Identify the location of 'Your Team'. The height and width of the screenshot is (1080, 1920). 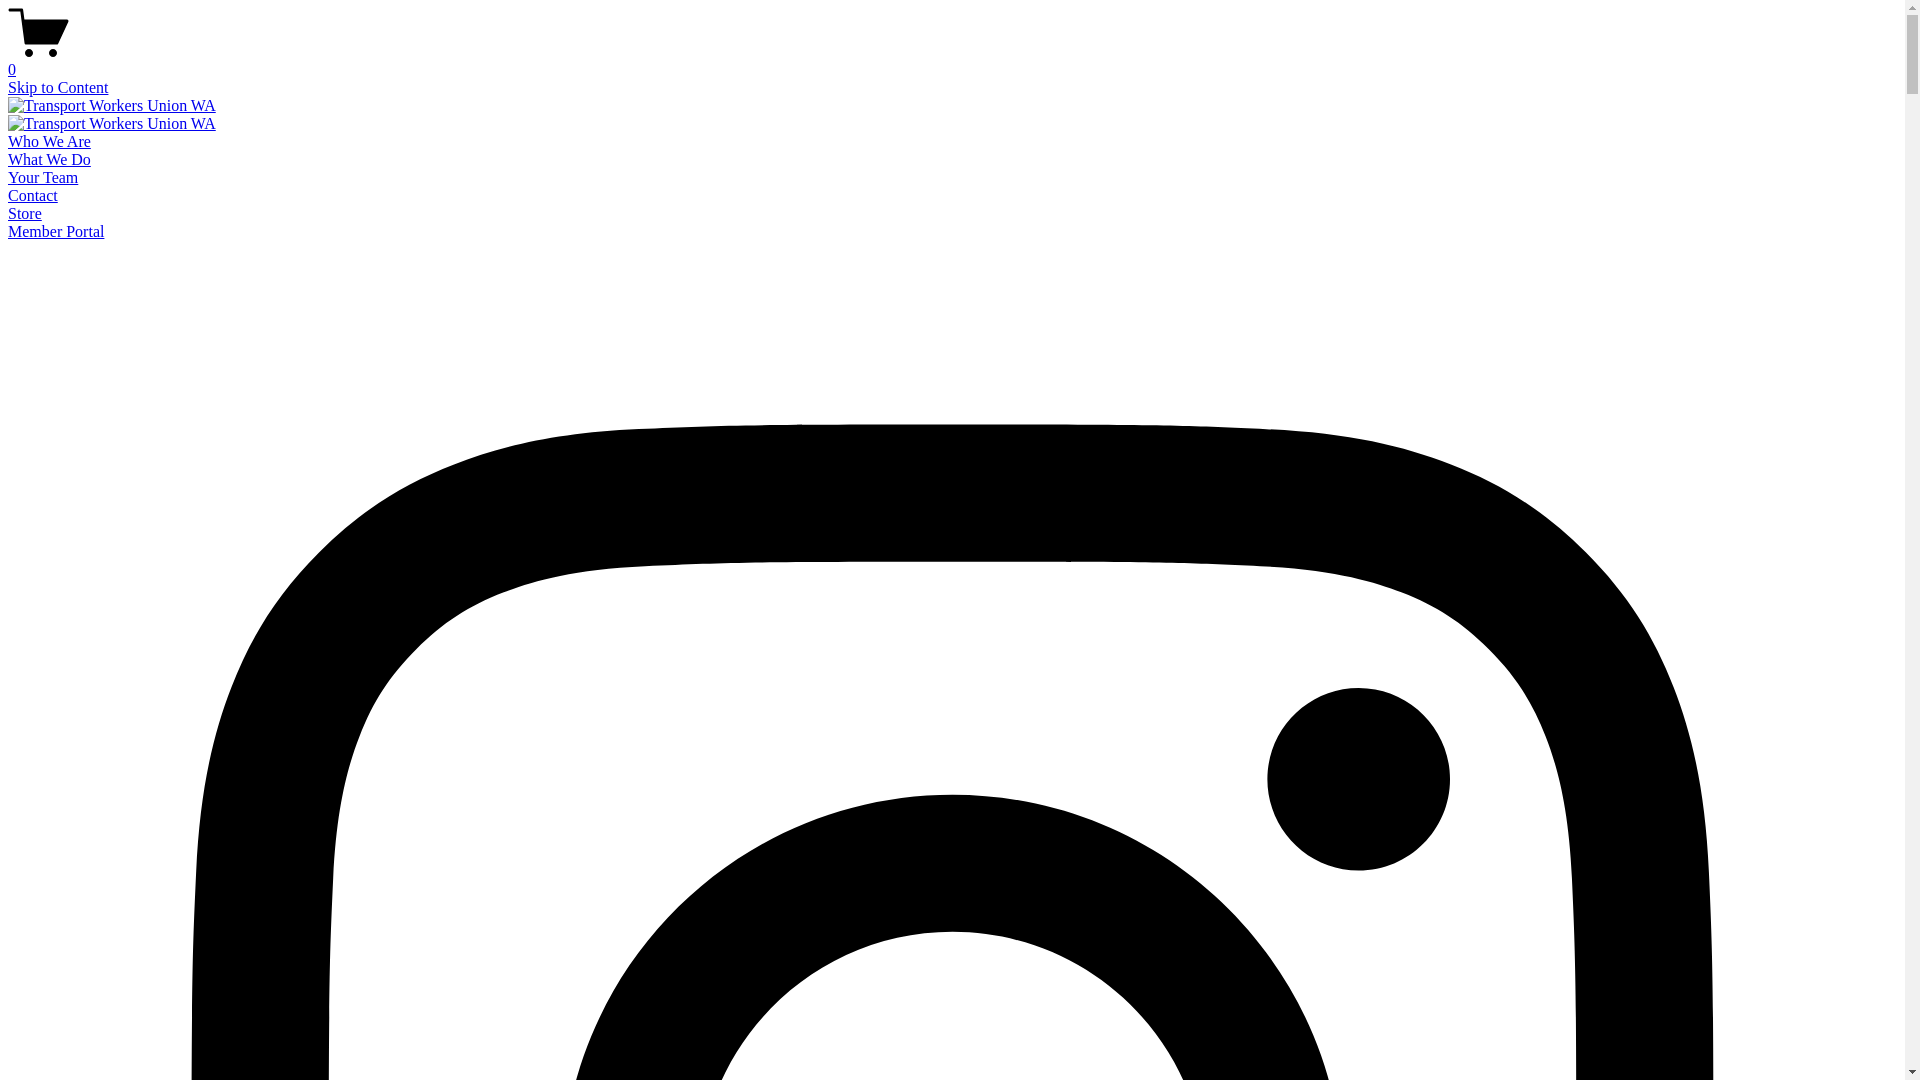
(43, 176).